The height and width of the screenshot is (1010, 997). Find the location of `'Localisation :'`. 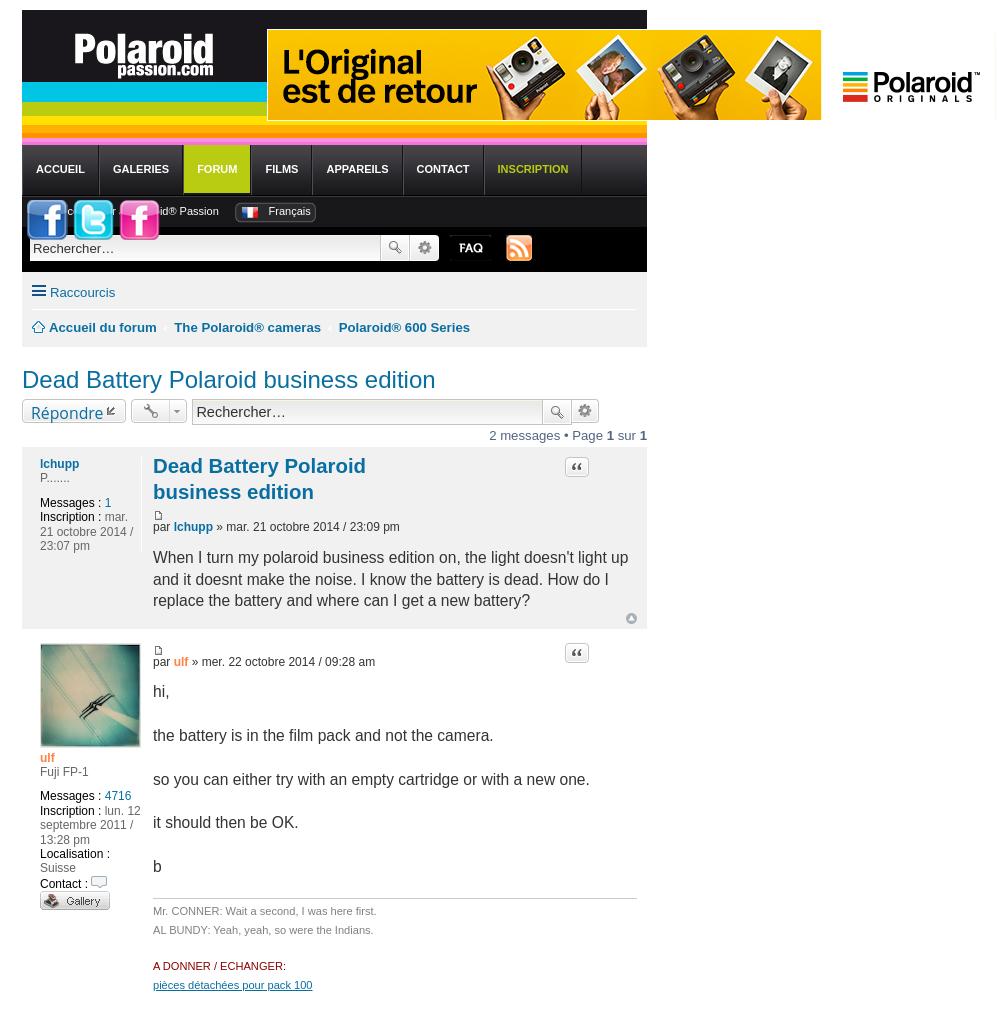

'Localisation :' is located at coordinates (39, 853).